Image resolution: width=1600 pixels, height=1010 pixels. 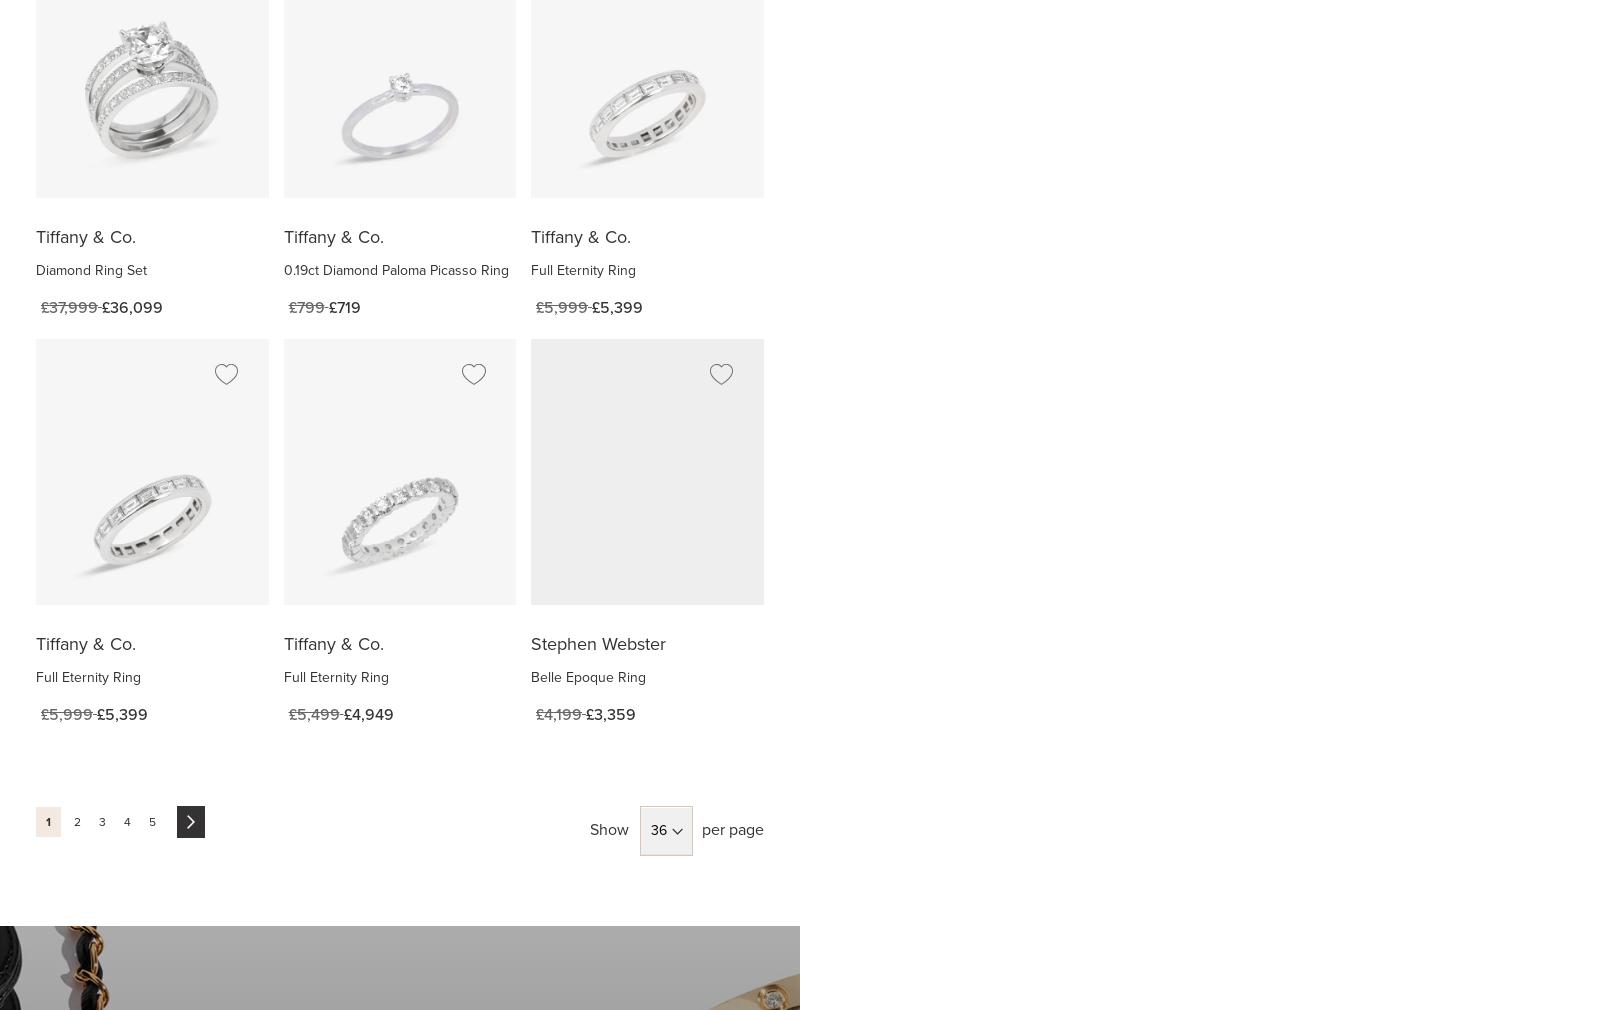 What do you see at coordinates (45, 822) in the screenshot?
I see `'1'` at bounding box center [45, 822].